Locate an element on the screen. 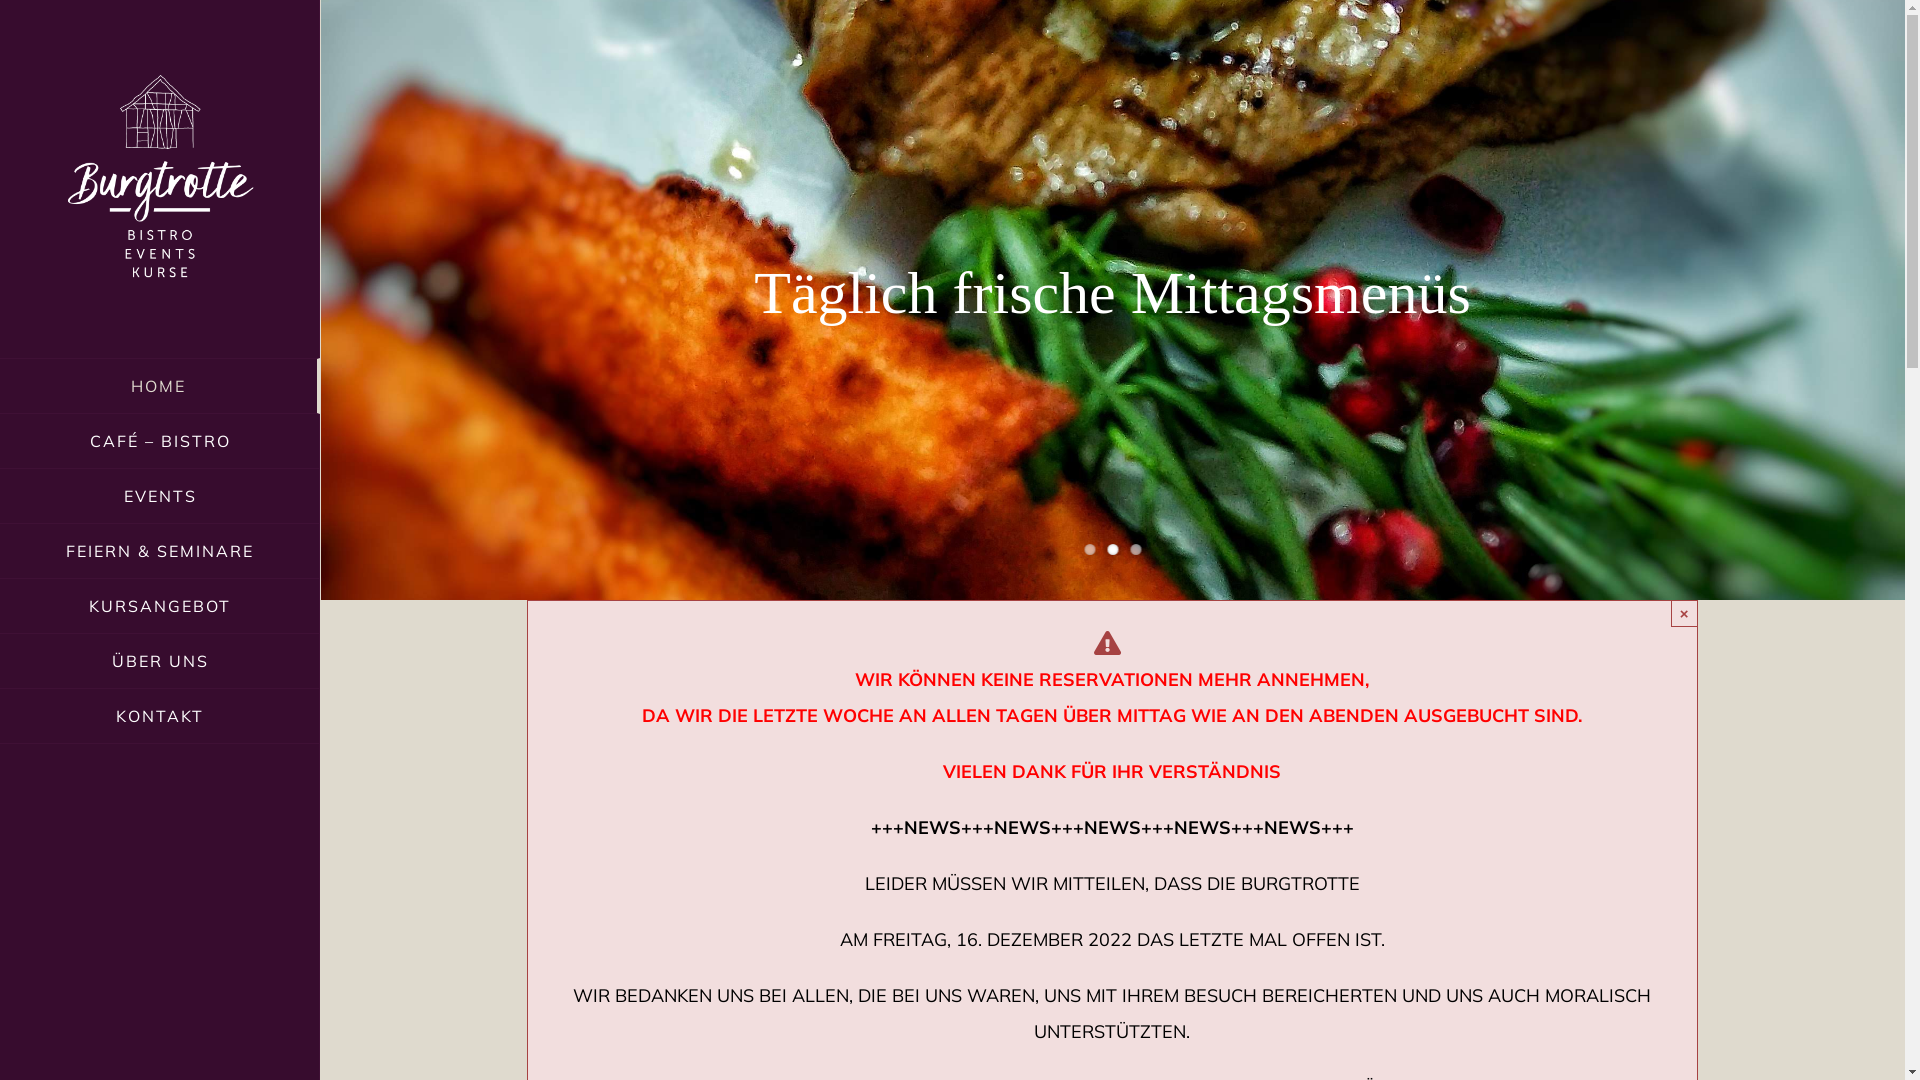  '1' is located at coordinates (1083, 549).